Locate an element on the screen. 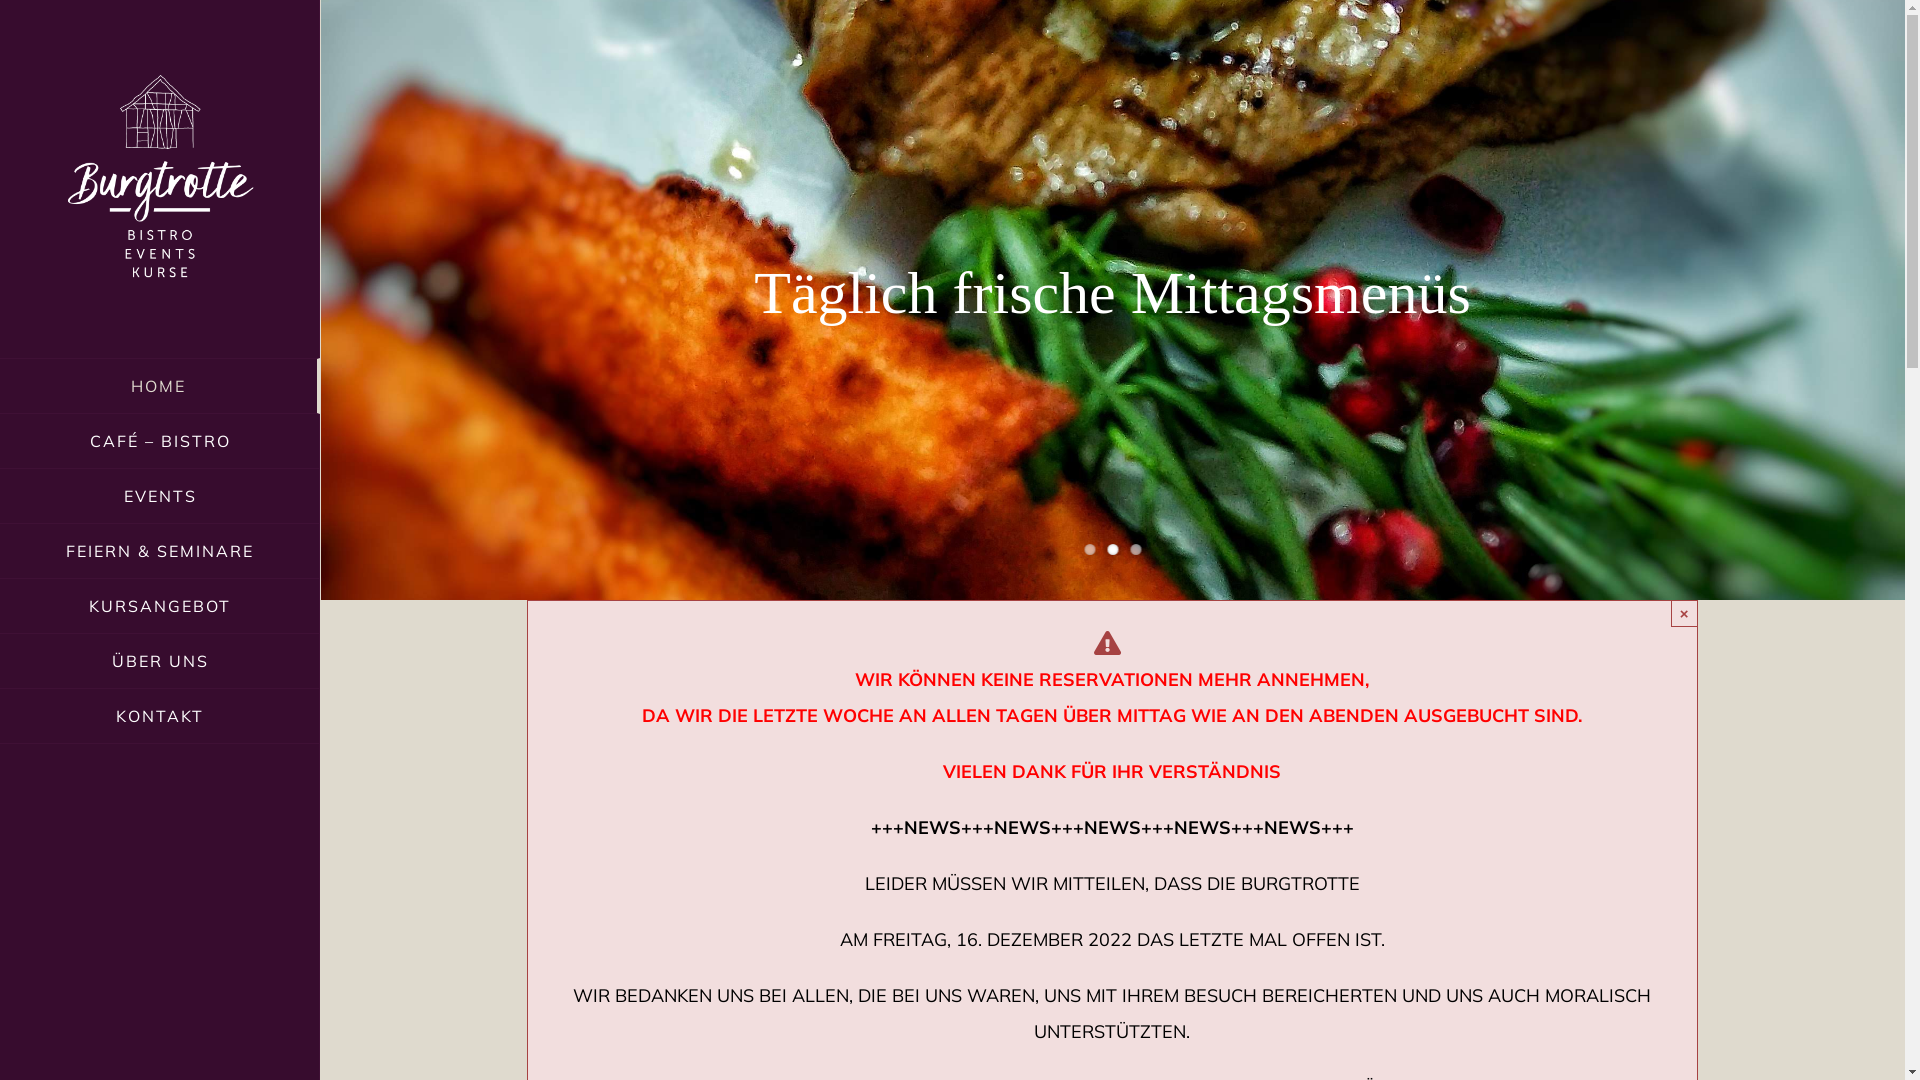  '1' is located at coordinates (1083, 549).